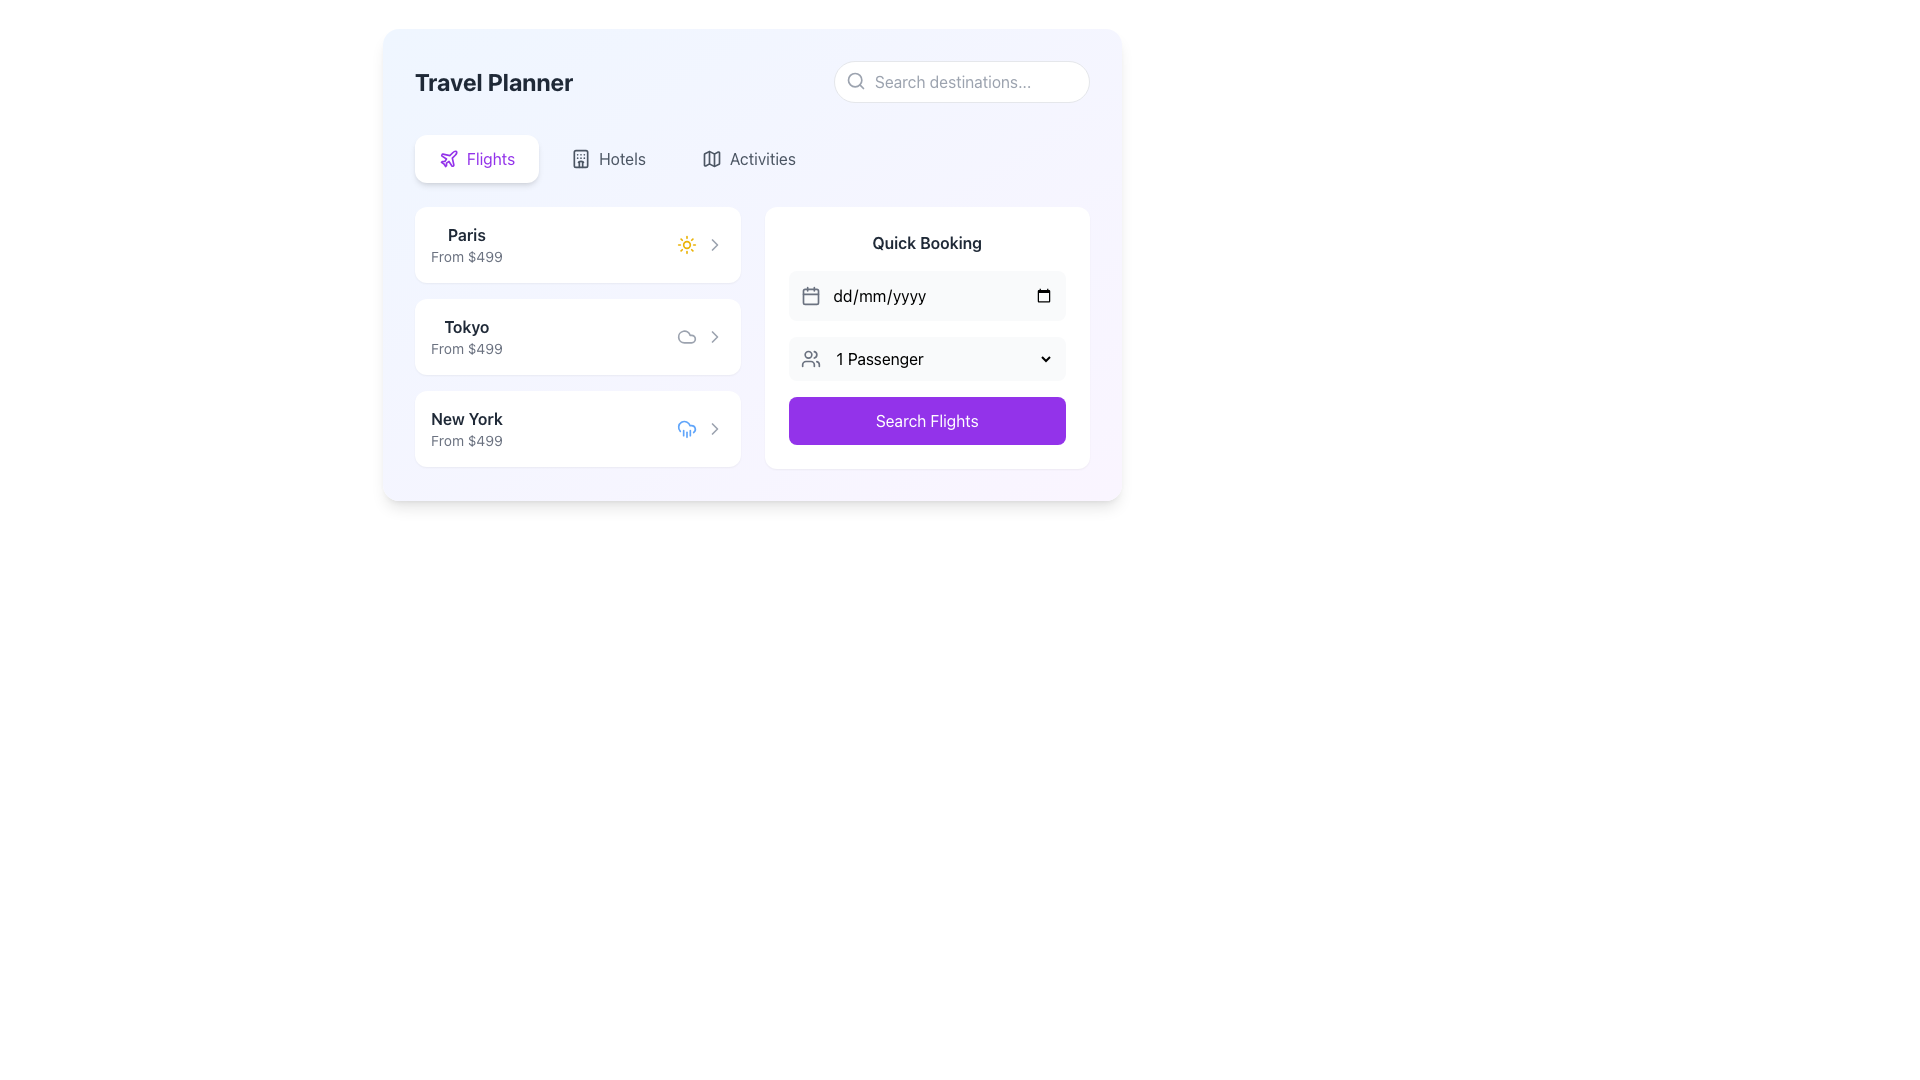 This screenshot has width=1920, height=1080. What do you see at coordinates (714, 335) in the screenshot?
I see `the chevron icon representing navigation for the 'Tokyo' destination` at bounding box center [714, 335].